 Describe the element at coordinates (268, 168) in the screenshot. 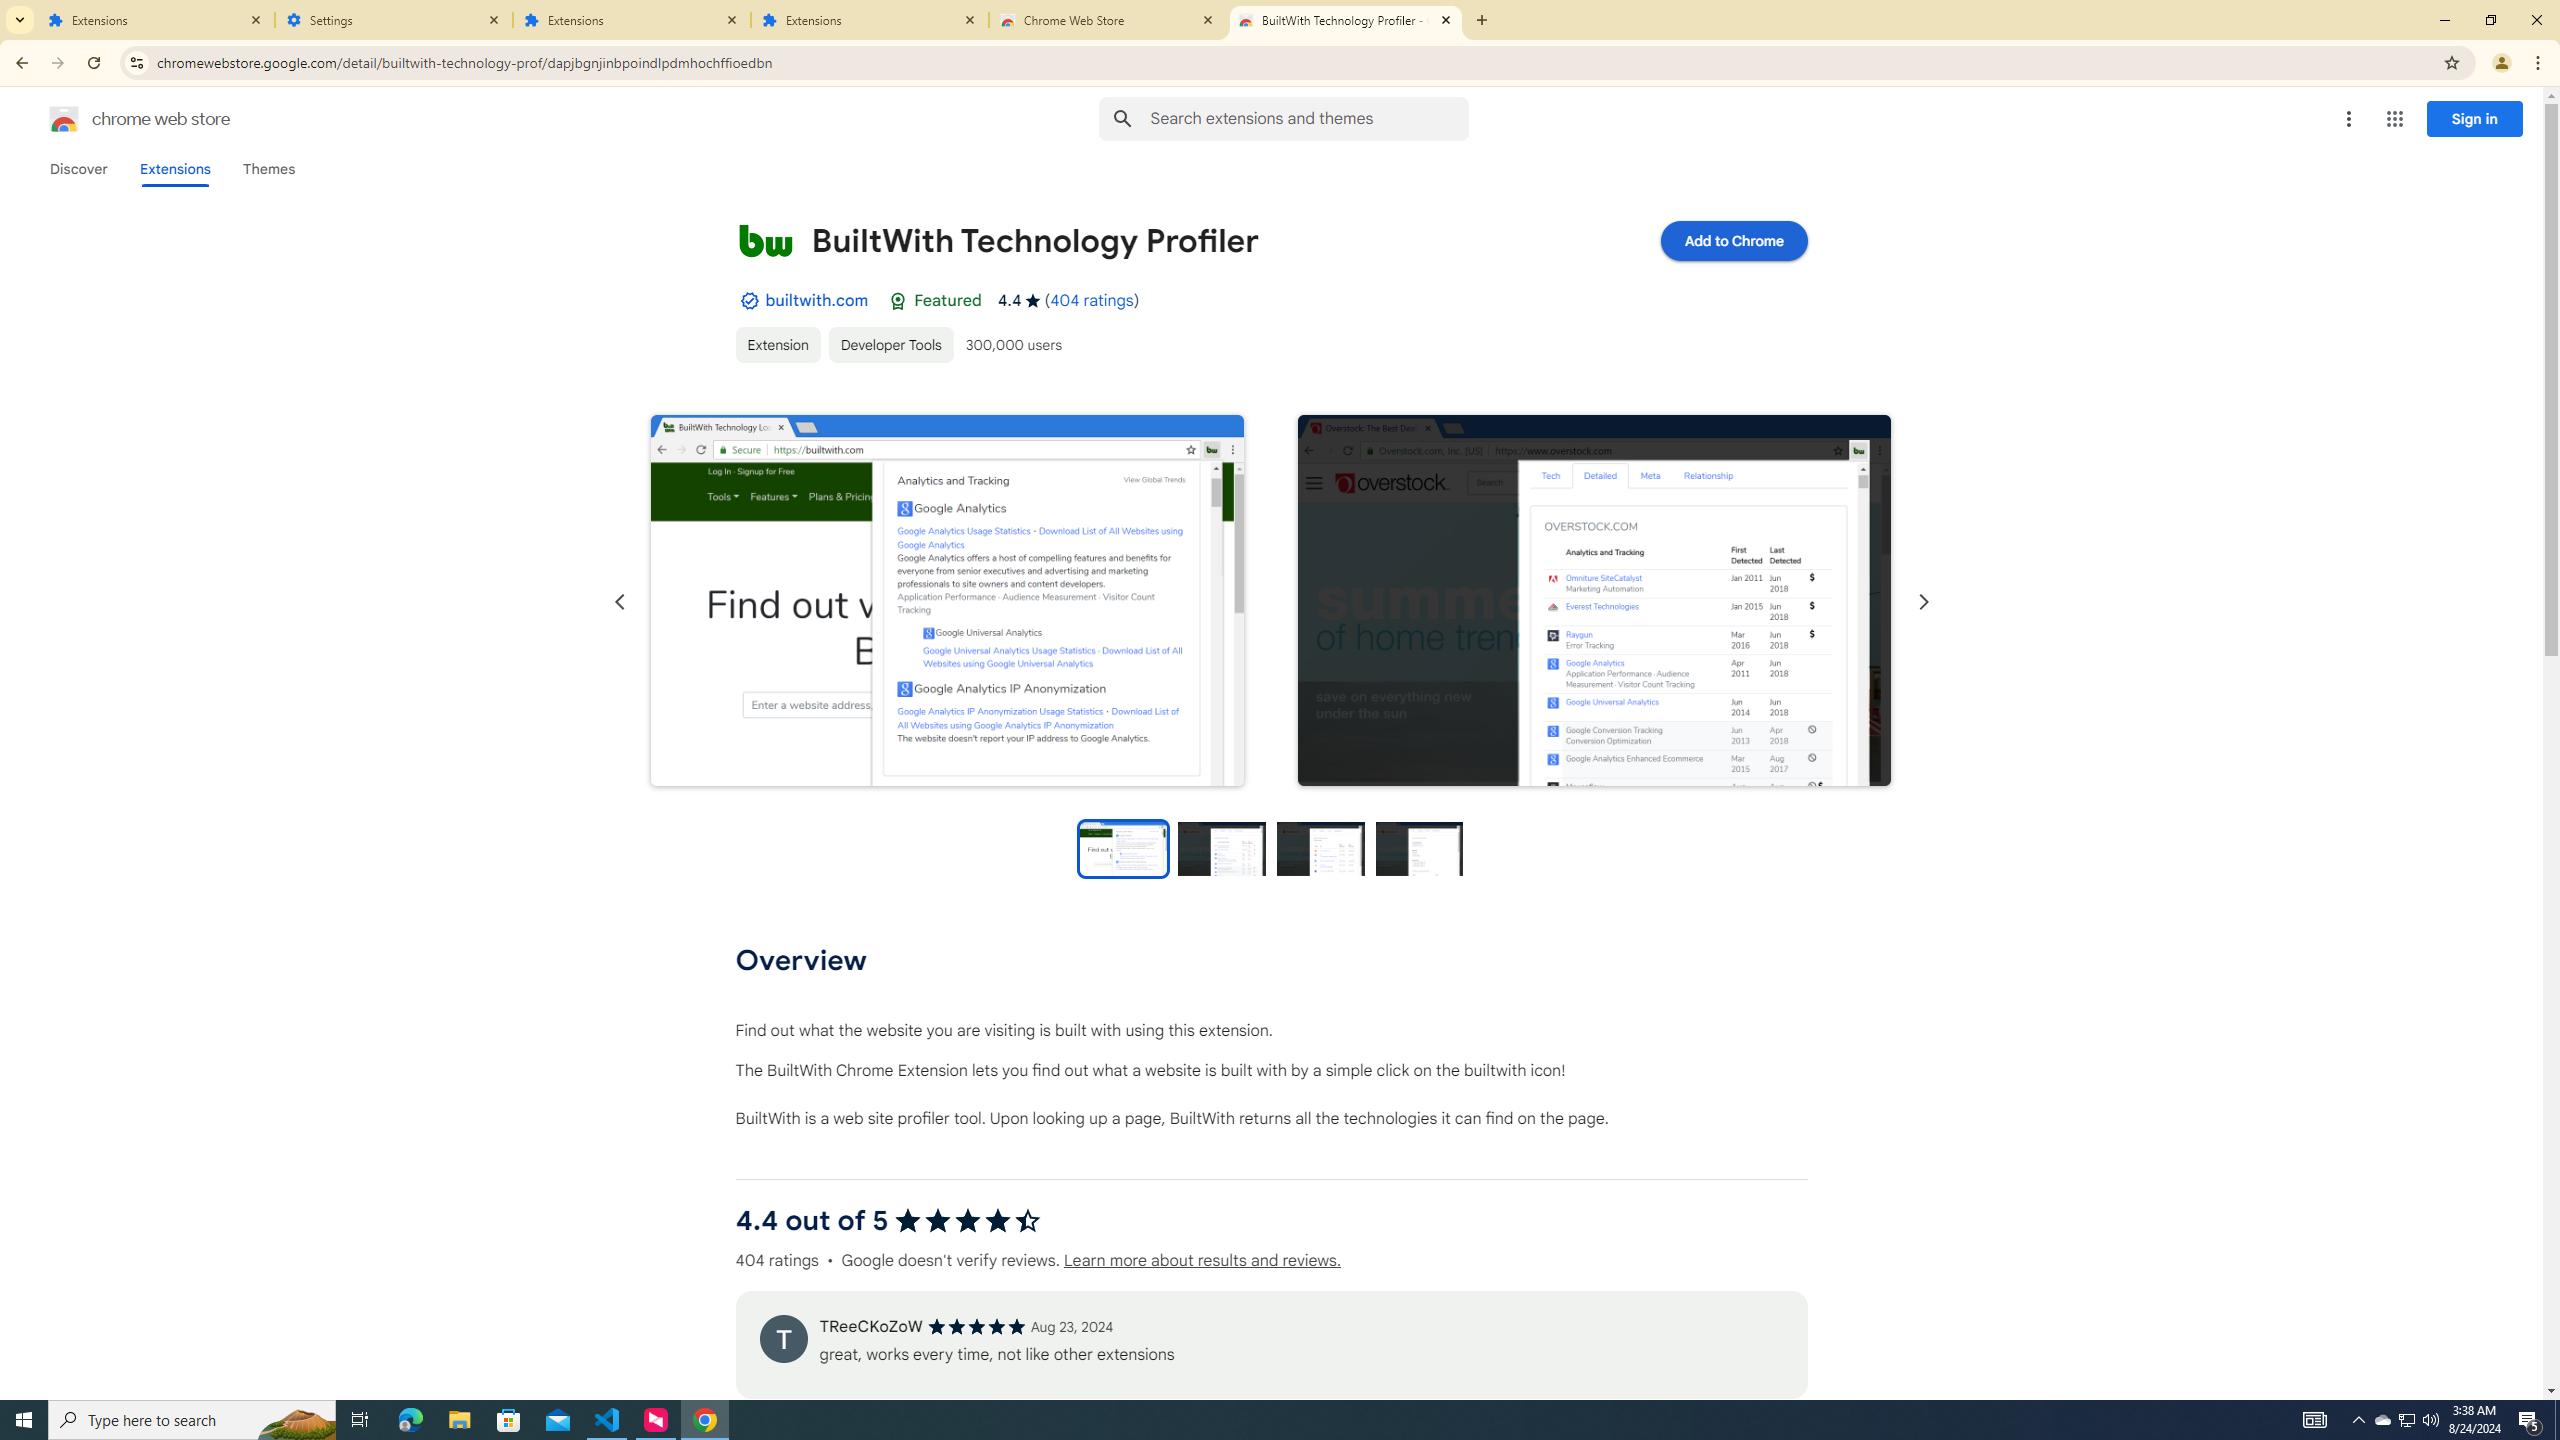

I see `'Themes'` at that location.